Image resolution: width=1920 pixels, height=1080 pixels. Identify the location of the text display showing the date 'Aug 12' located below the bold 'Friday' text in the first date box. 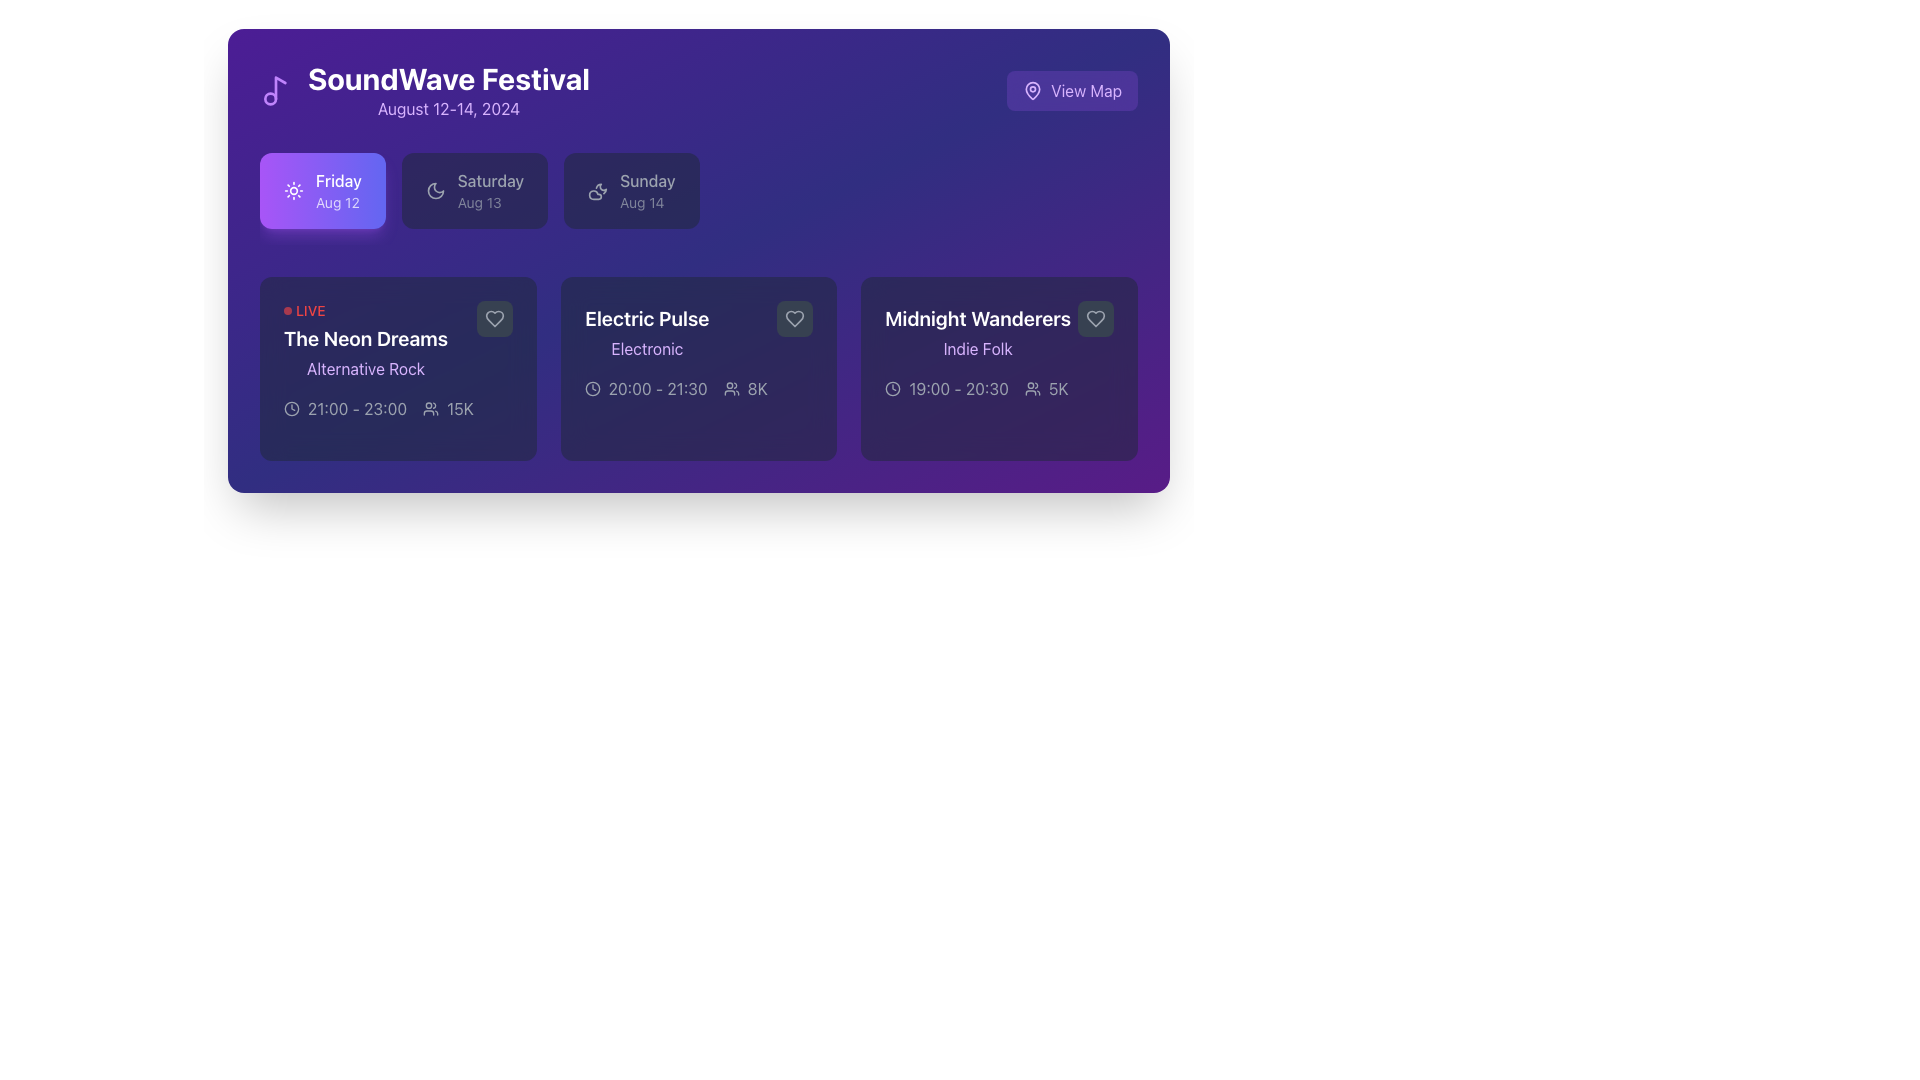
(338, 203).